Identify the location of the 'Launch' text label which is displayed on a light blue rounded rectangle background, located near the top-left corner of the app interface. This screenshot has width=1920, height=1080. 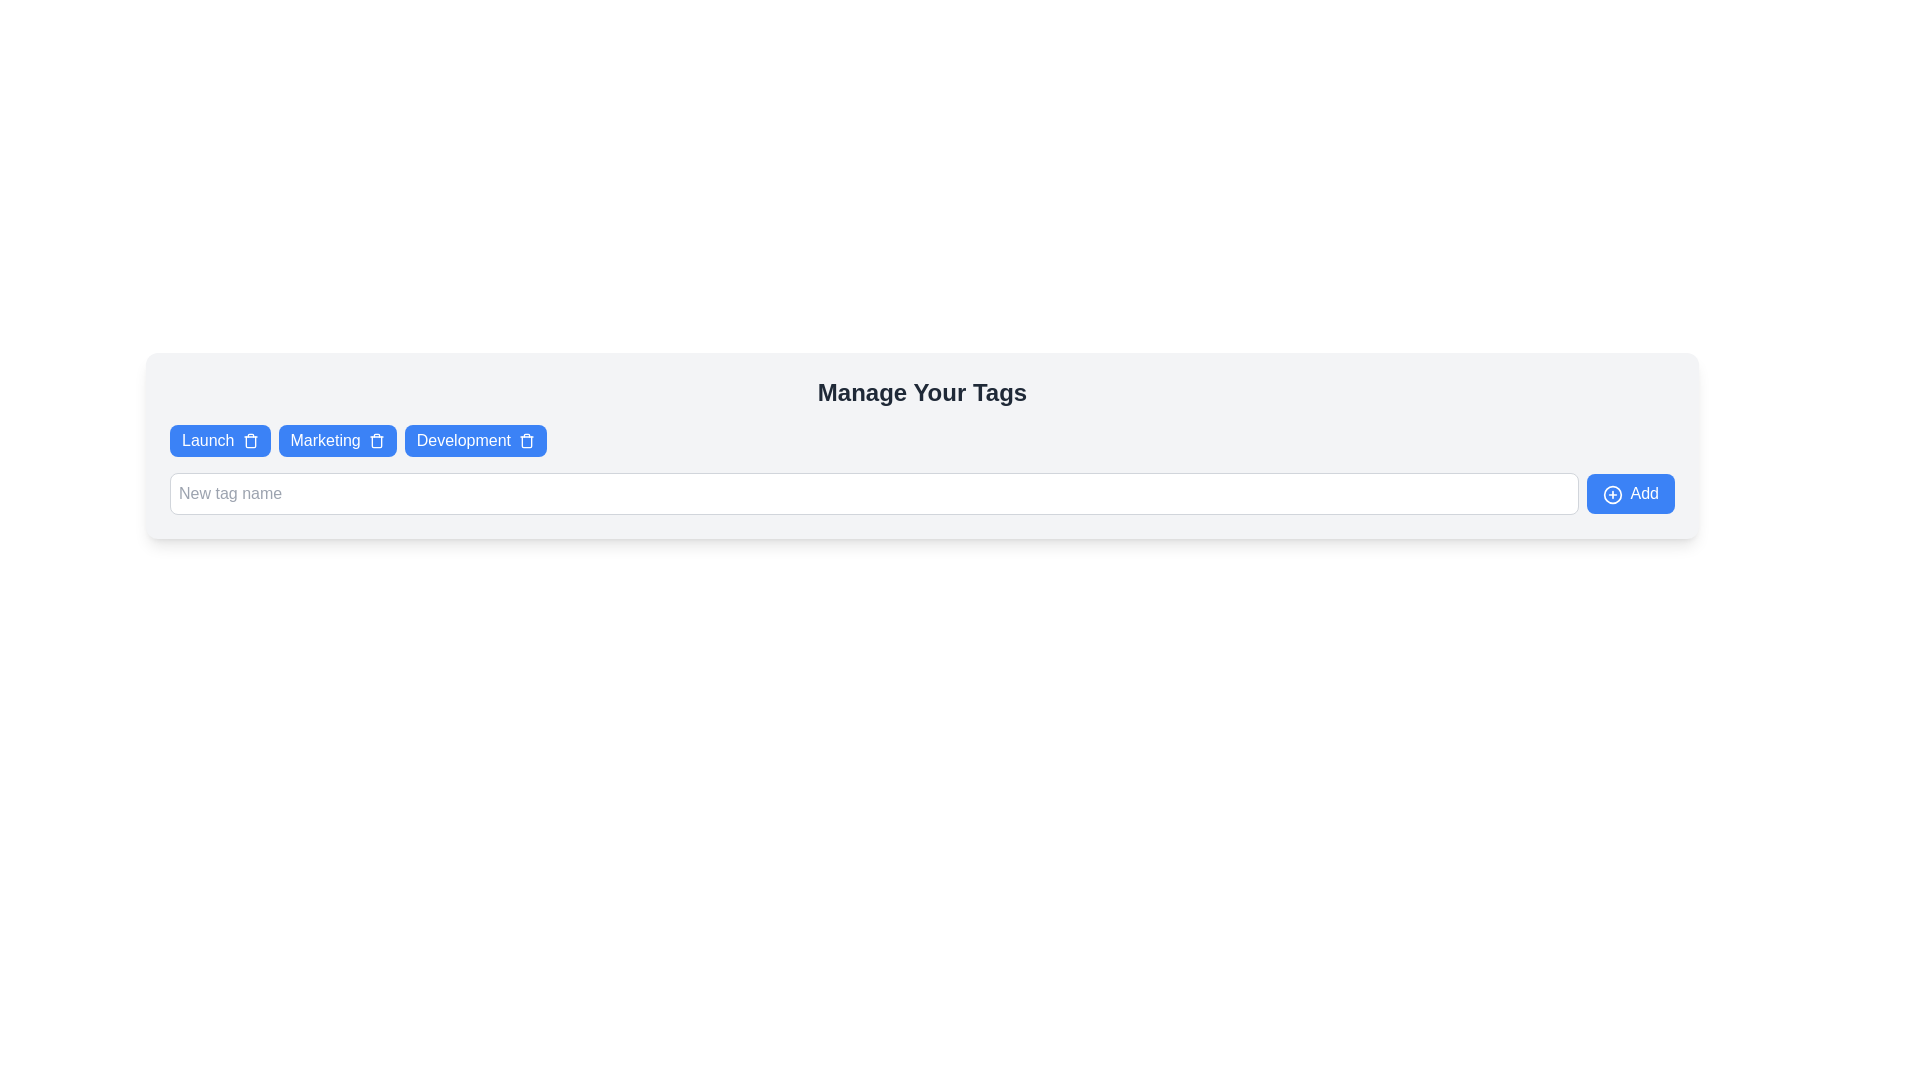
(208, 439).